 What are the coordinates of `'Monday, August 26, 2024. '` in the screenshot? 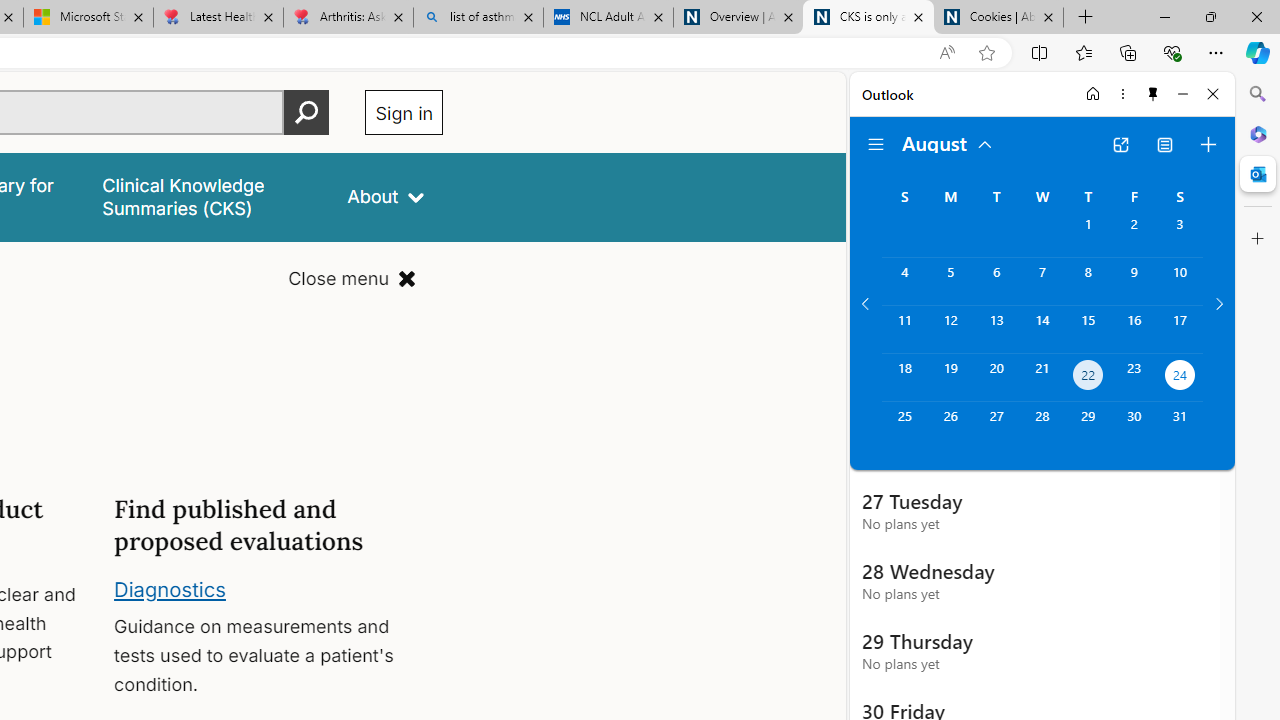 It's located at (949, 424).